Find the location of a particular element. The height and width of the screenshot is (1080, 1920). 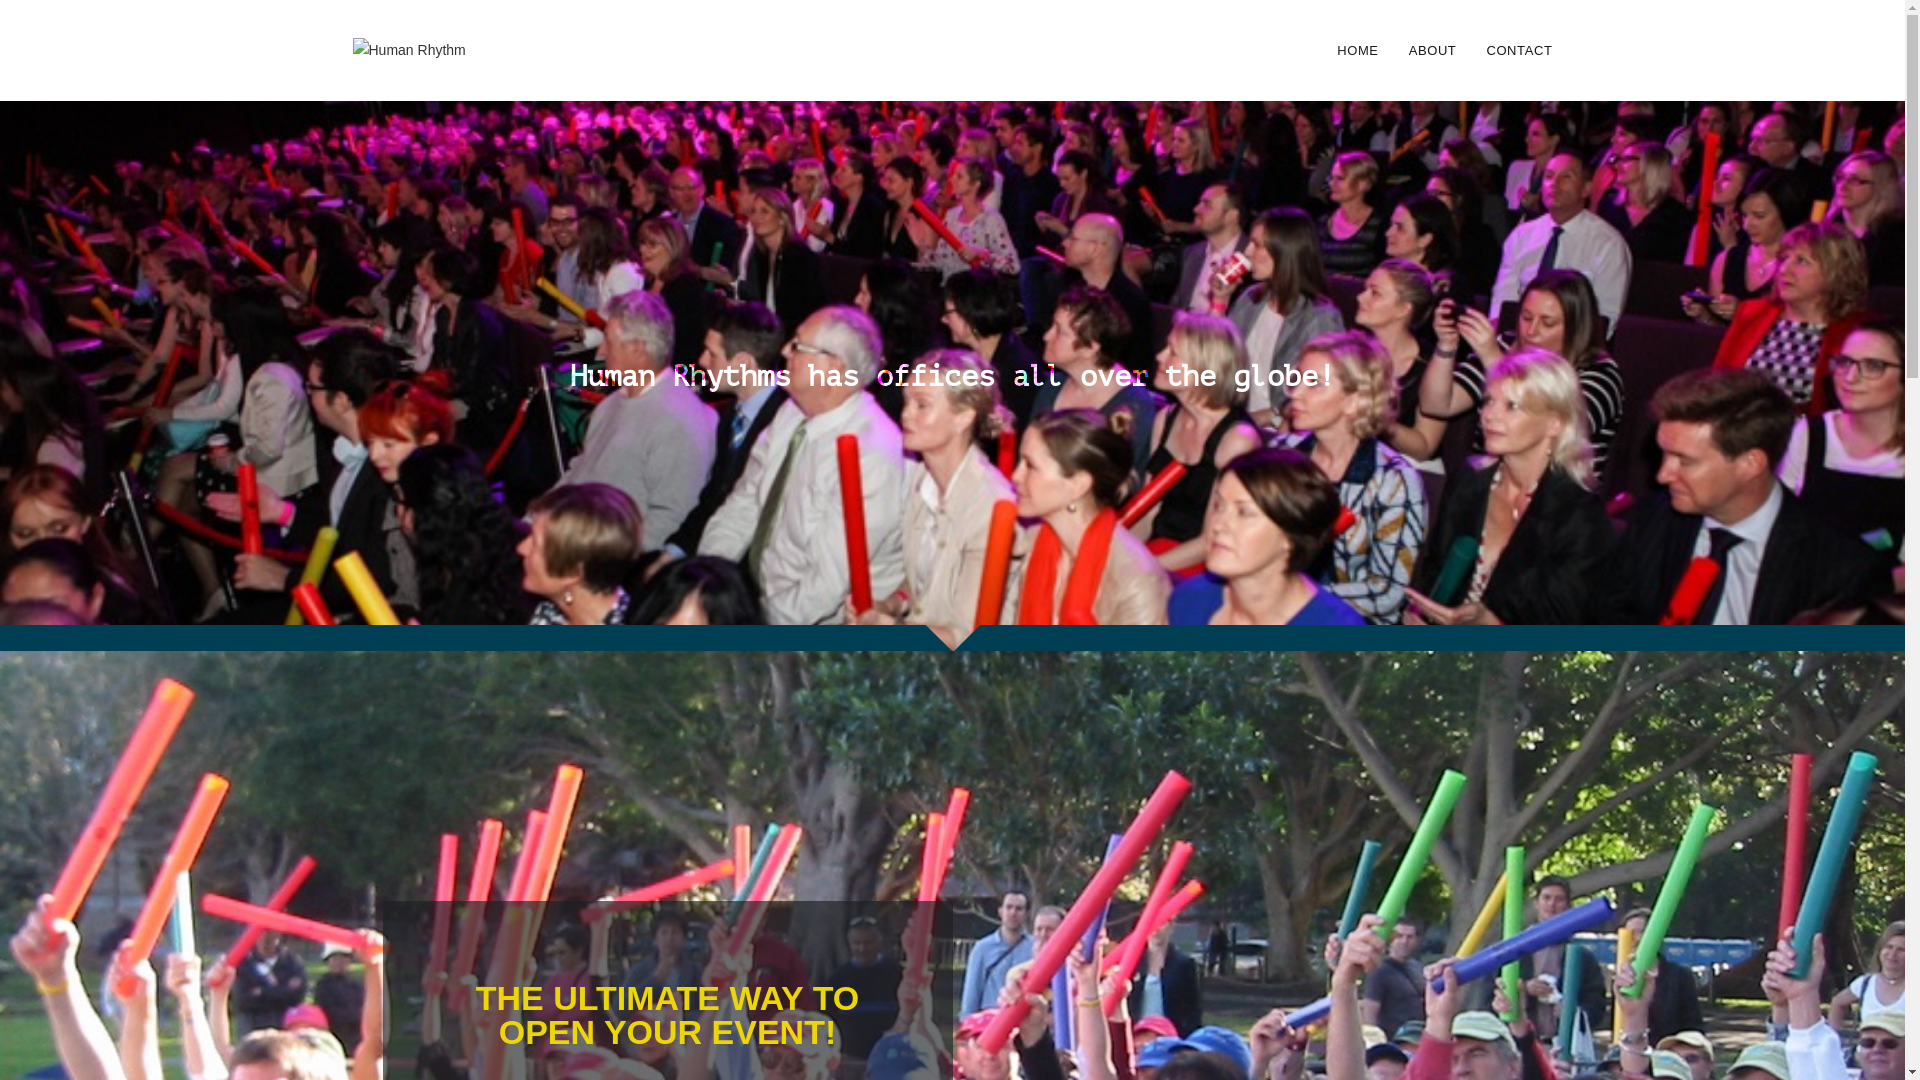

'CONTACT' is located at coordinates (1518, 49).